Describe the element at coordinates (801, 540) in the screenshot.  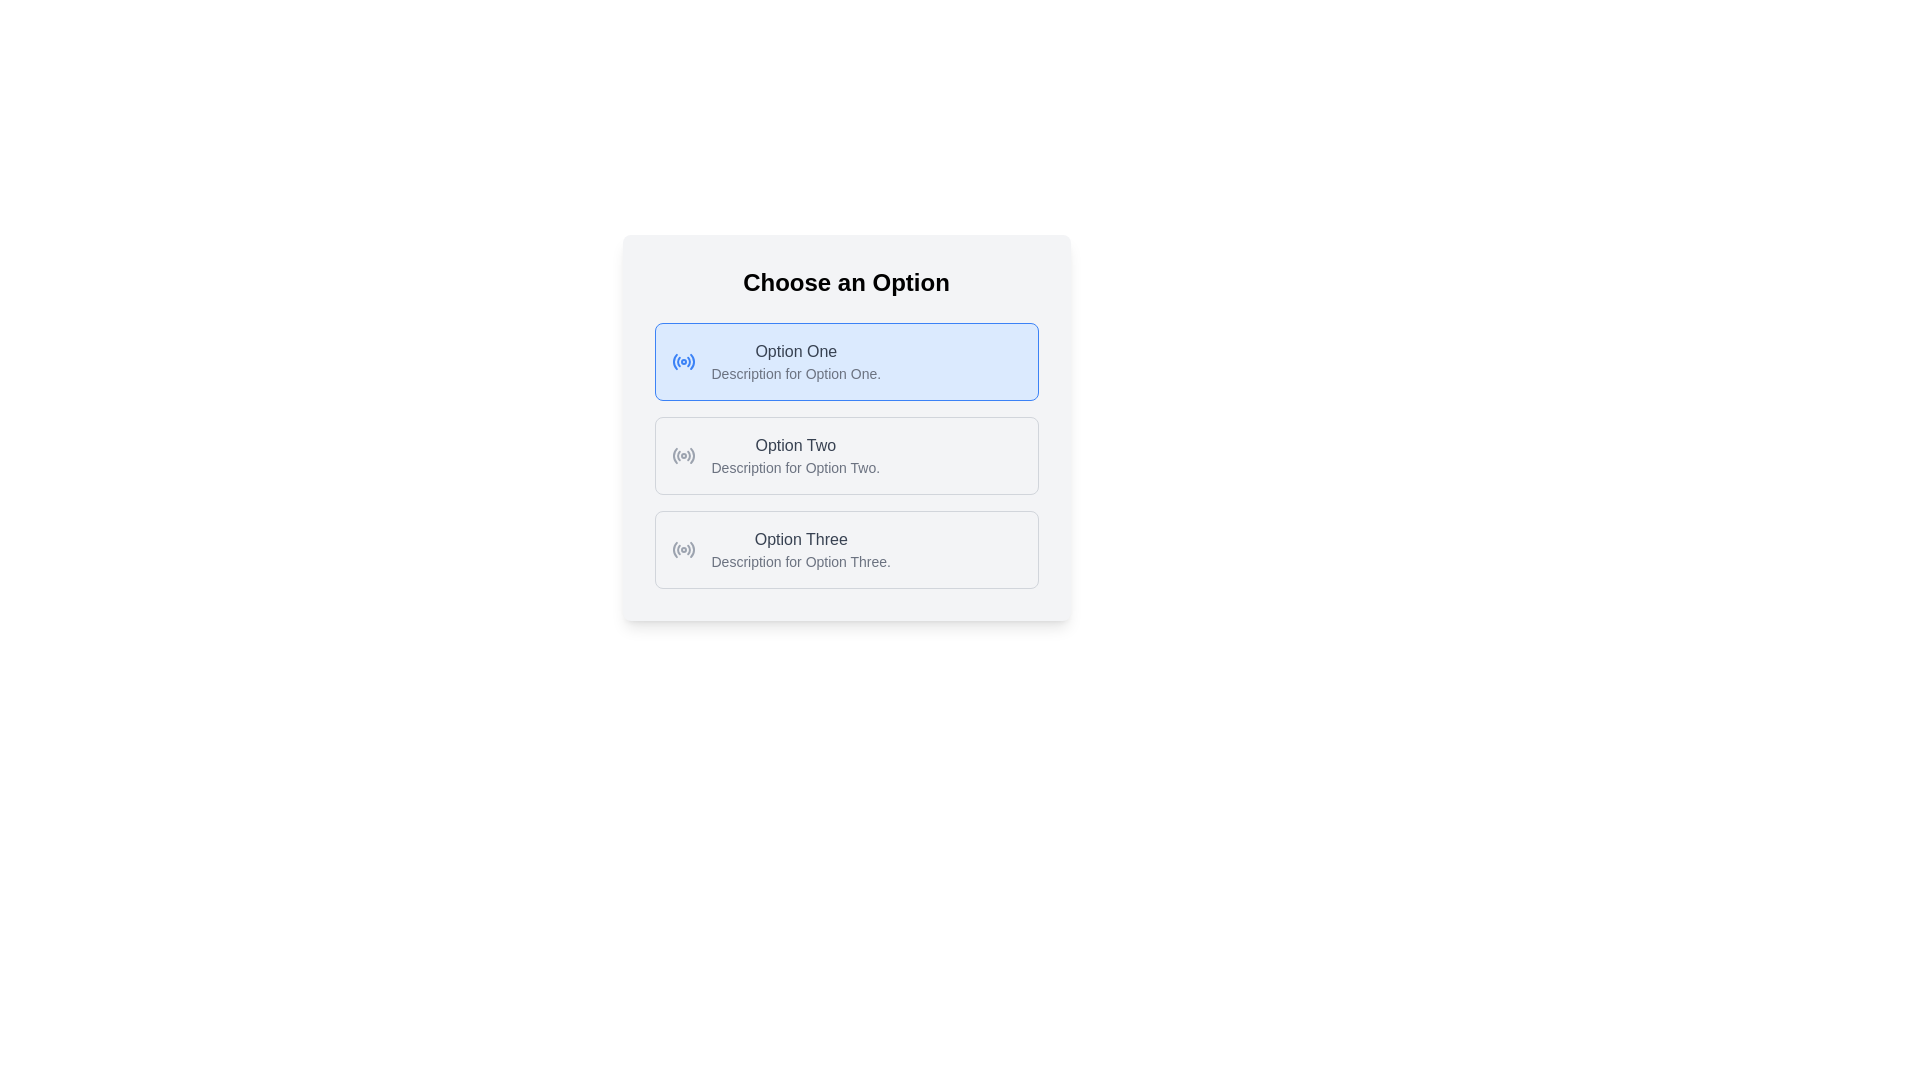
I see `the 'Option Three' text label, which identifies the third selectable option in a vertical list` at that location.